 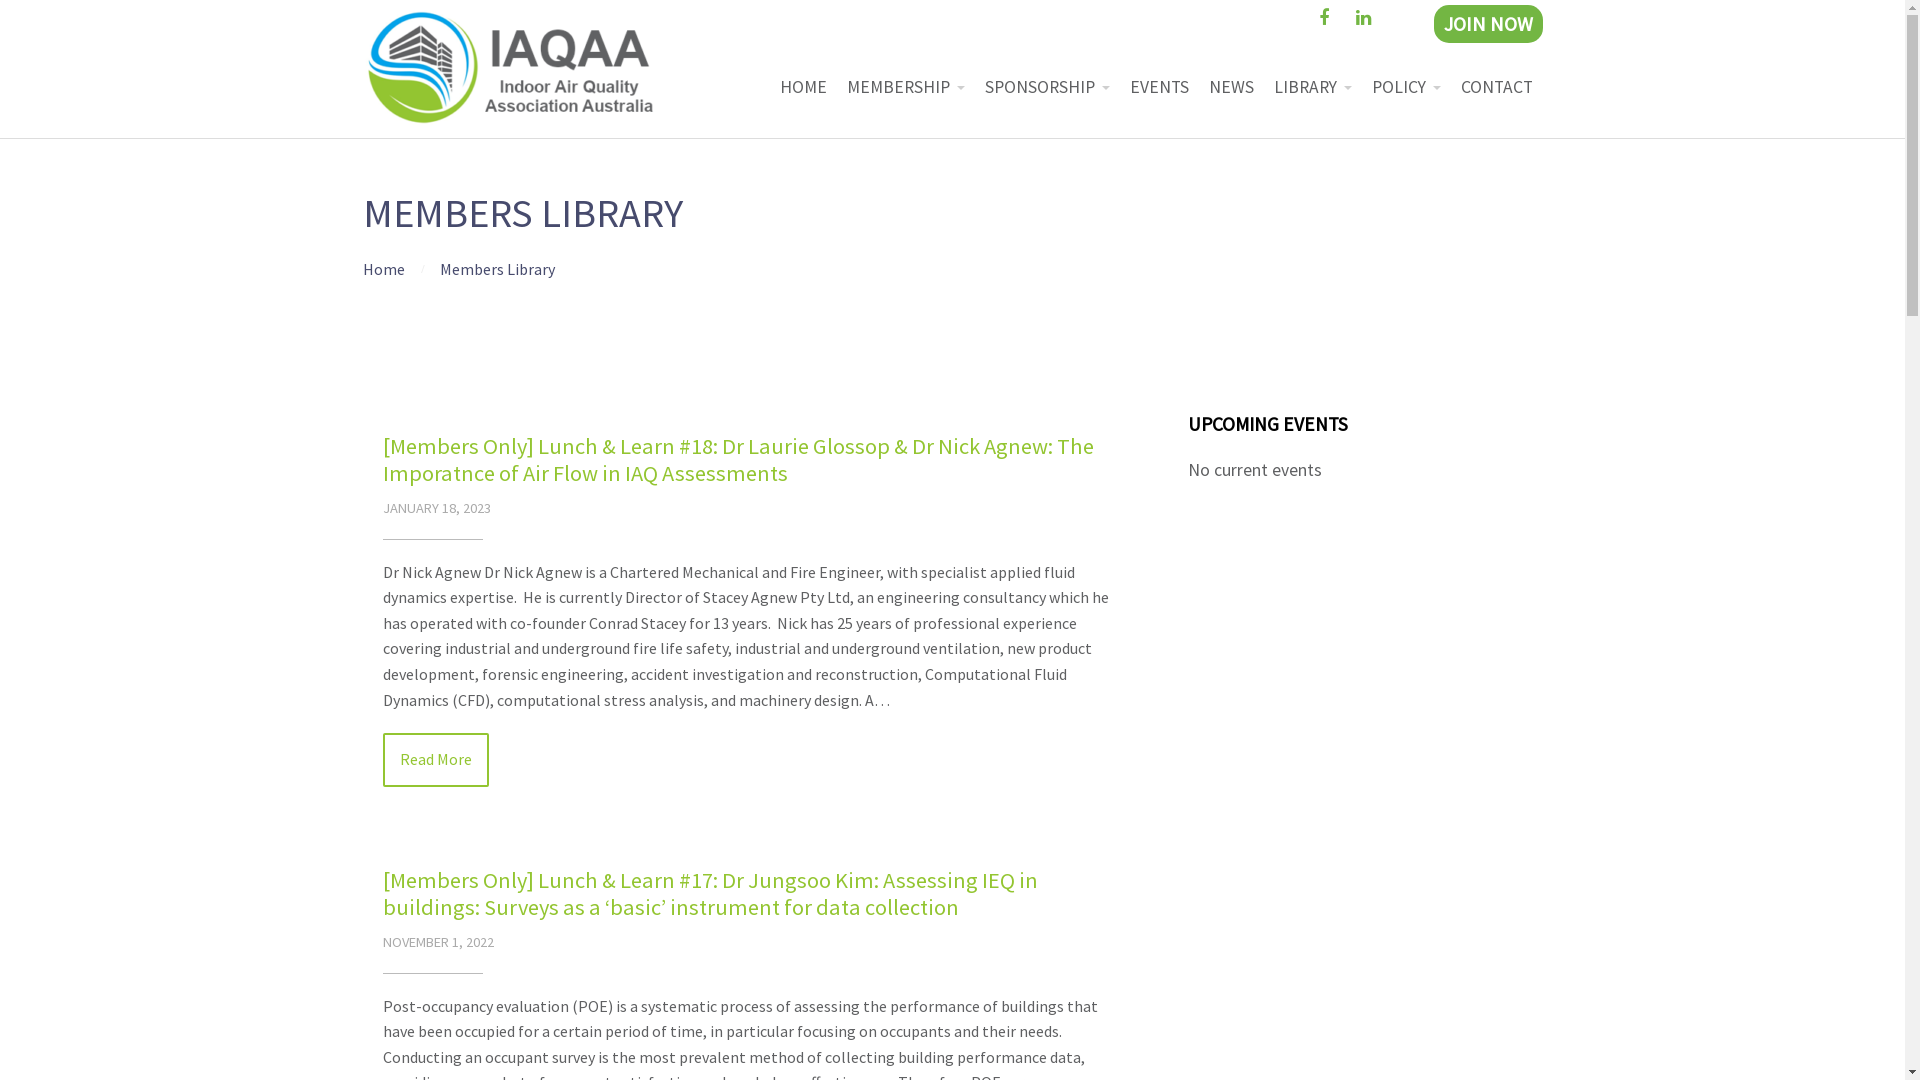 What do you see at coordinates (1159, 86) in the screenshot?
I see `'EVENTS'` at bounding box center [1159, 86].